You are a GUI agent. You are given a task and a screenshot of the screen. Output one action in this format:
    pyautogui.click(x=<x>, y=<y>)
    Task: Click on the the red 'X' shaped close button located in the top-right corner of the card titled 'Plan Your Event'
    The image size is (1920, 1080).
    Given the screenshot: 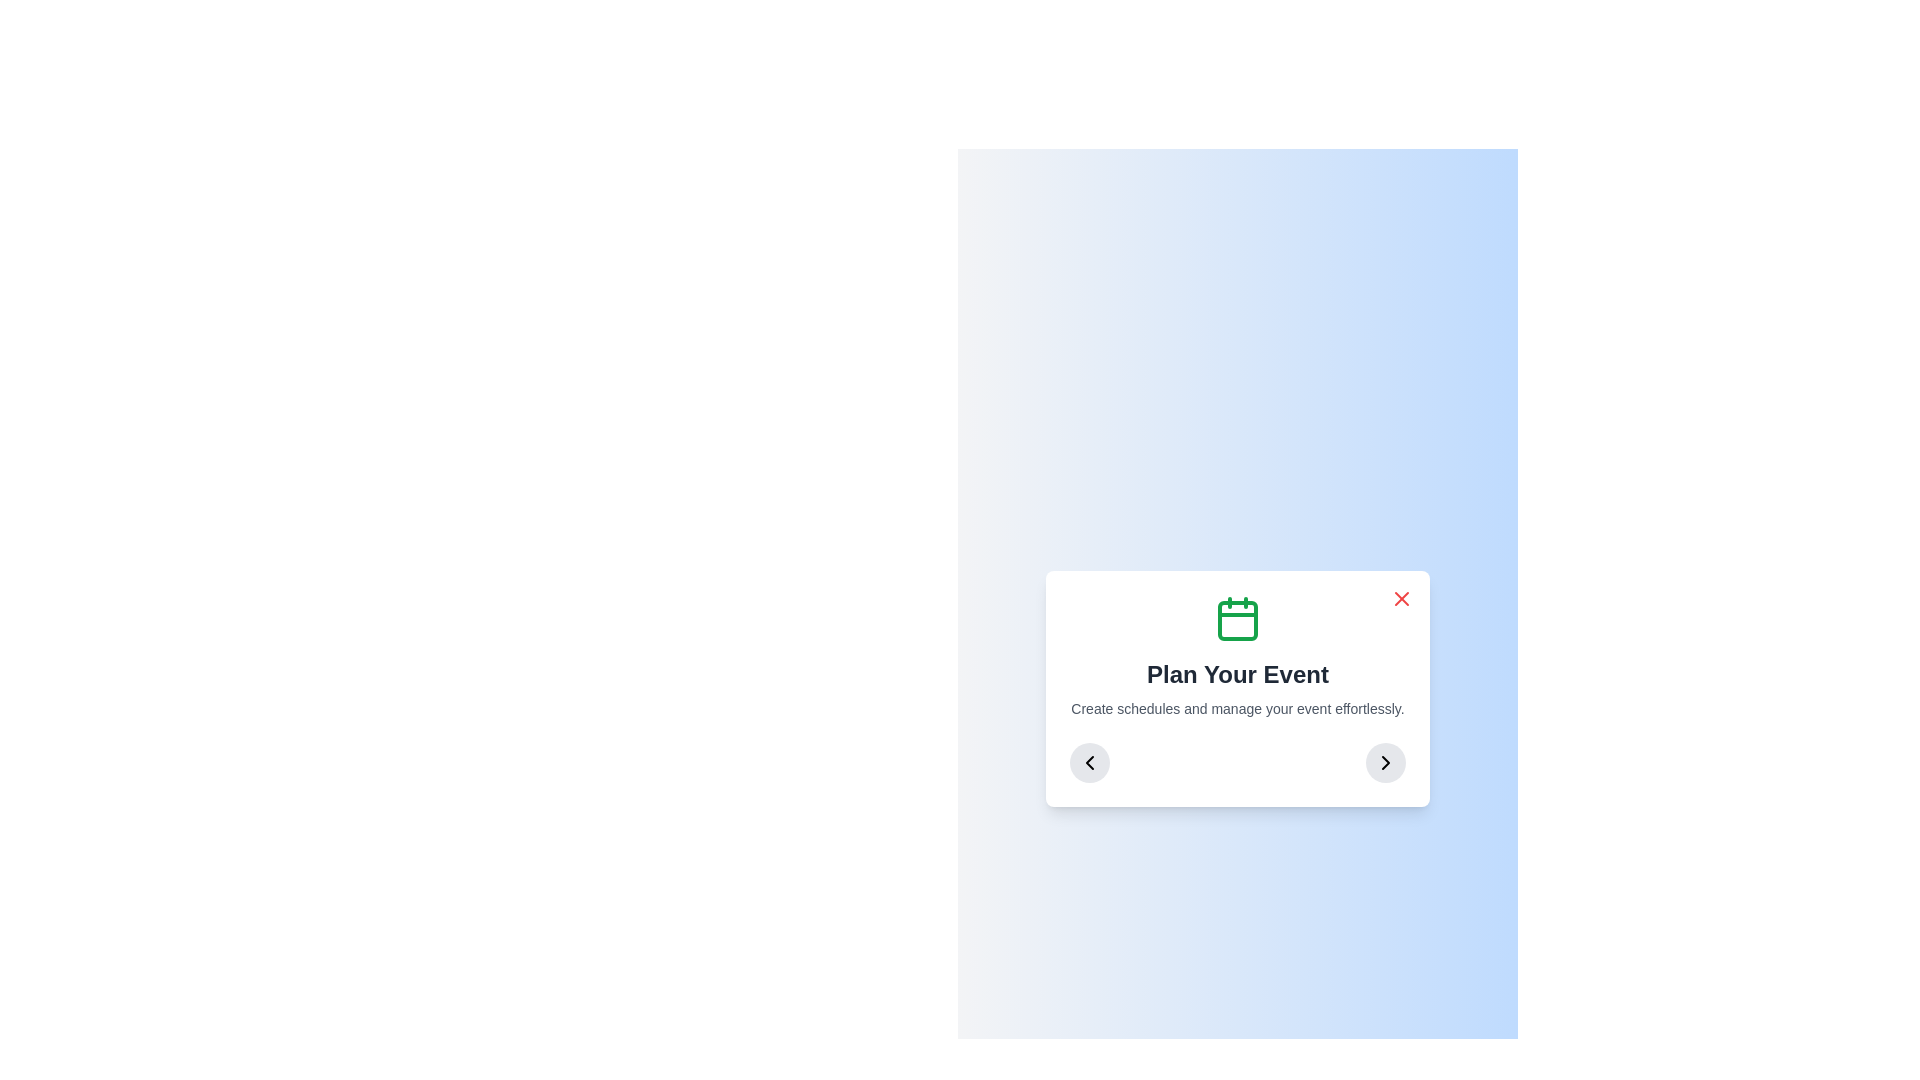 What is the action you would take?
    pyautogui.click(x=1400, y=597)
    